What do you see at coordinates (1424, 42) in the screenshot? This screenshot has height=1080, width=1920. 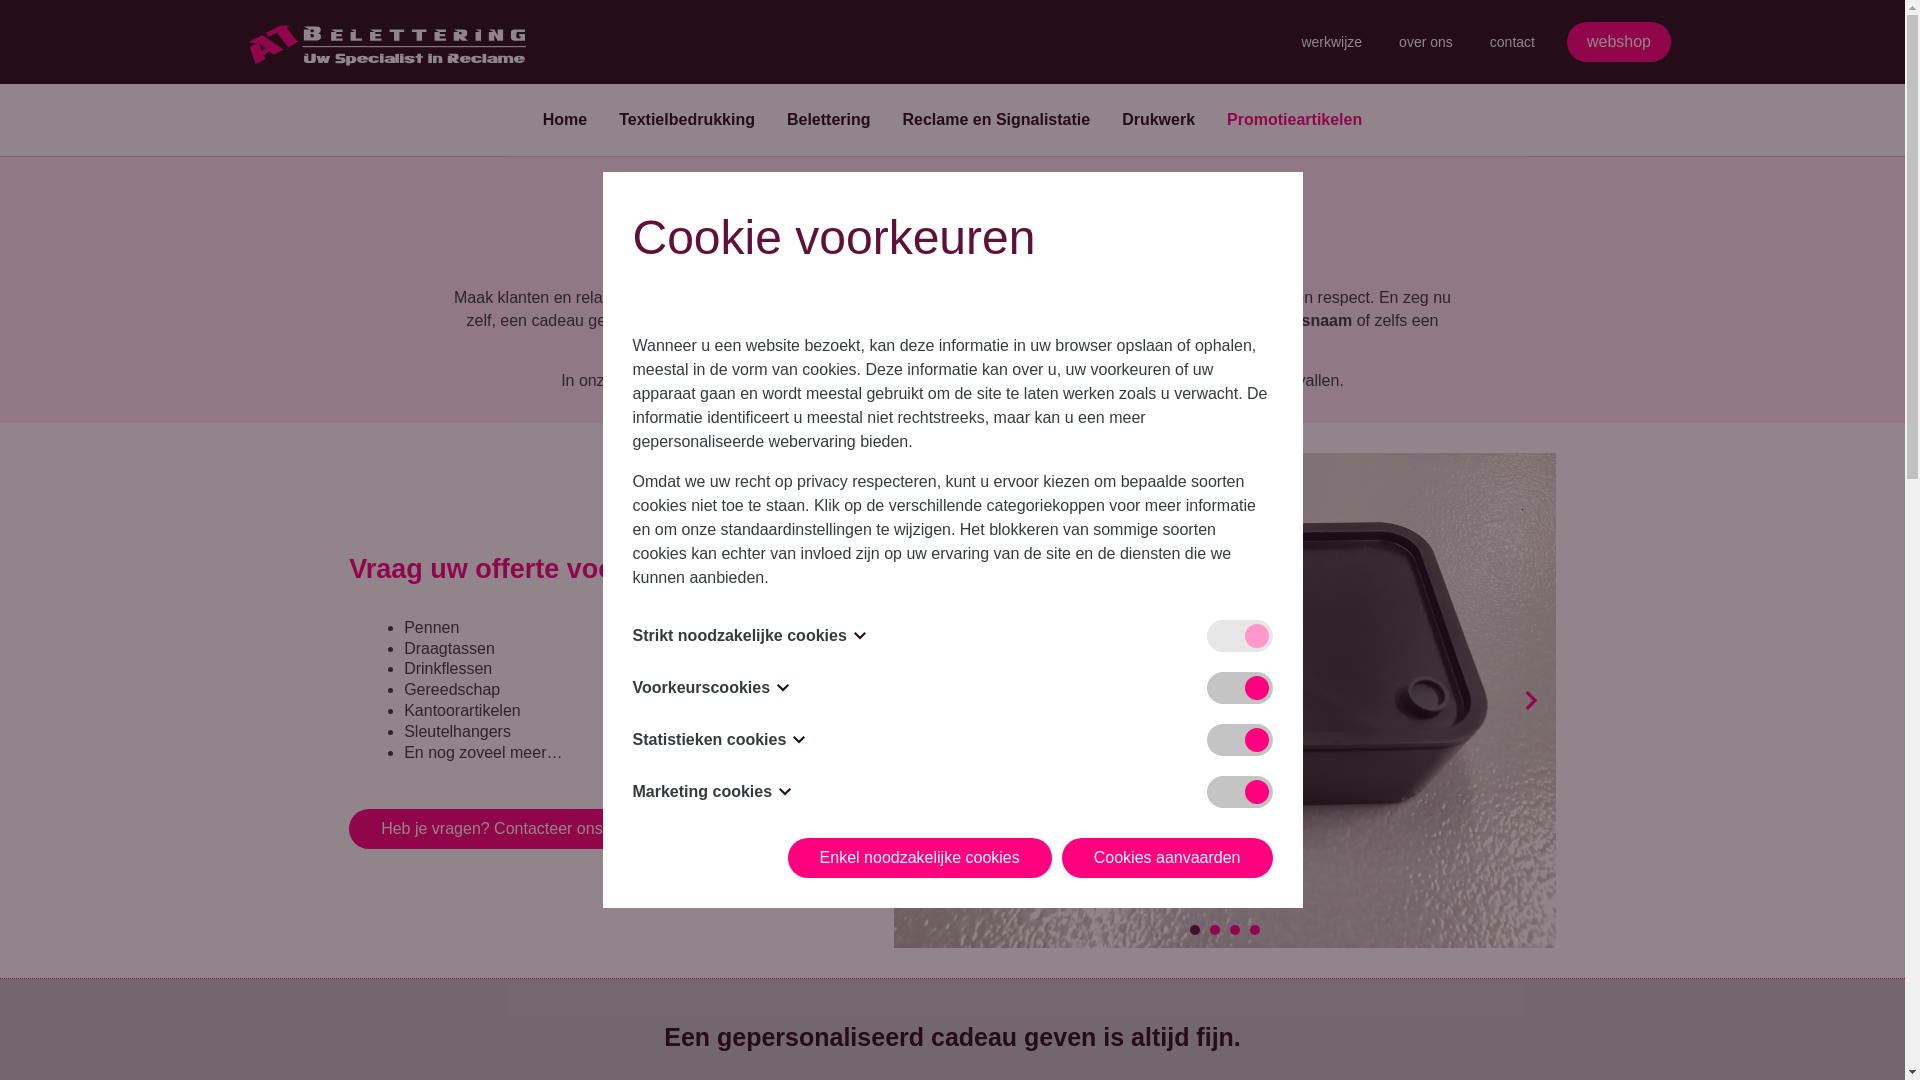 I see `'over ons'` at bounding box center [1424, 42].